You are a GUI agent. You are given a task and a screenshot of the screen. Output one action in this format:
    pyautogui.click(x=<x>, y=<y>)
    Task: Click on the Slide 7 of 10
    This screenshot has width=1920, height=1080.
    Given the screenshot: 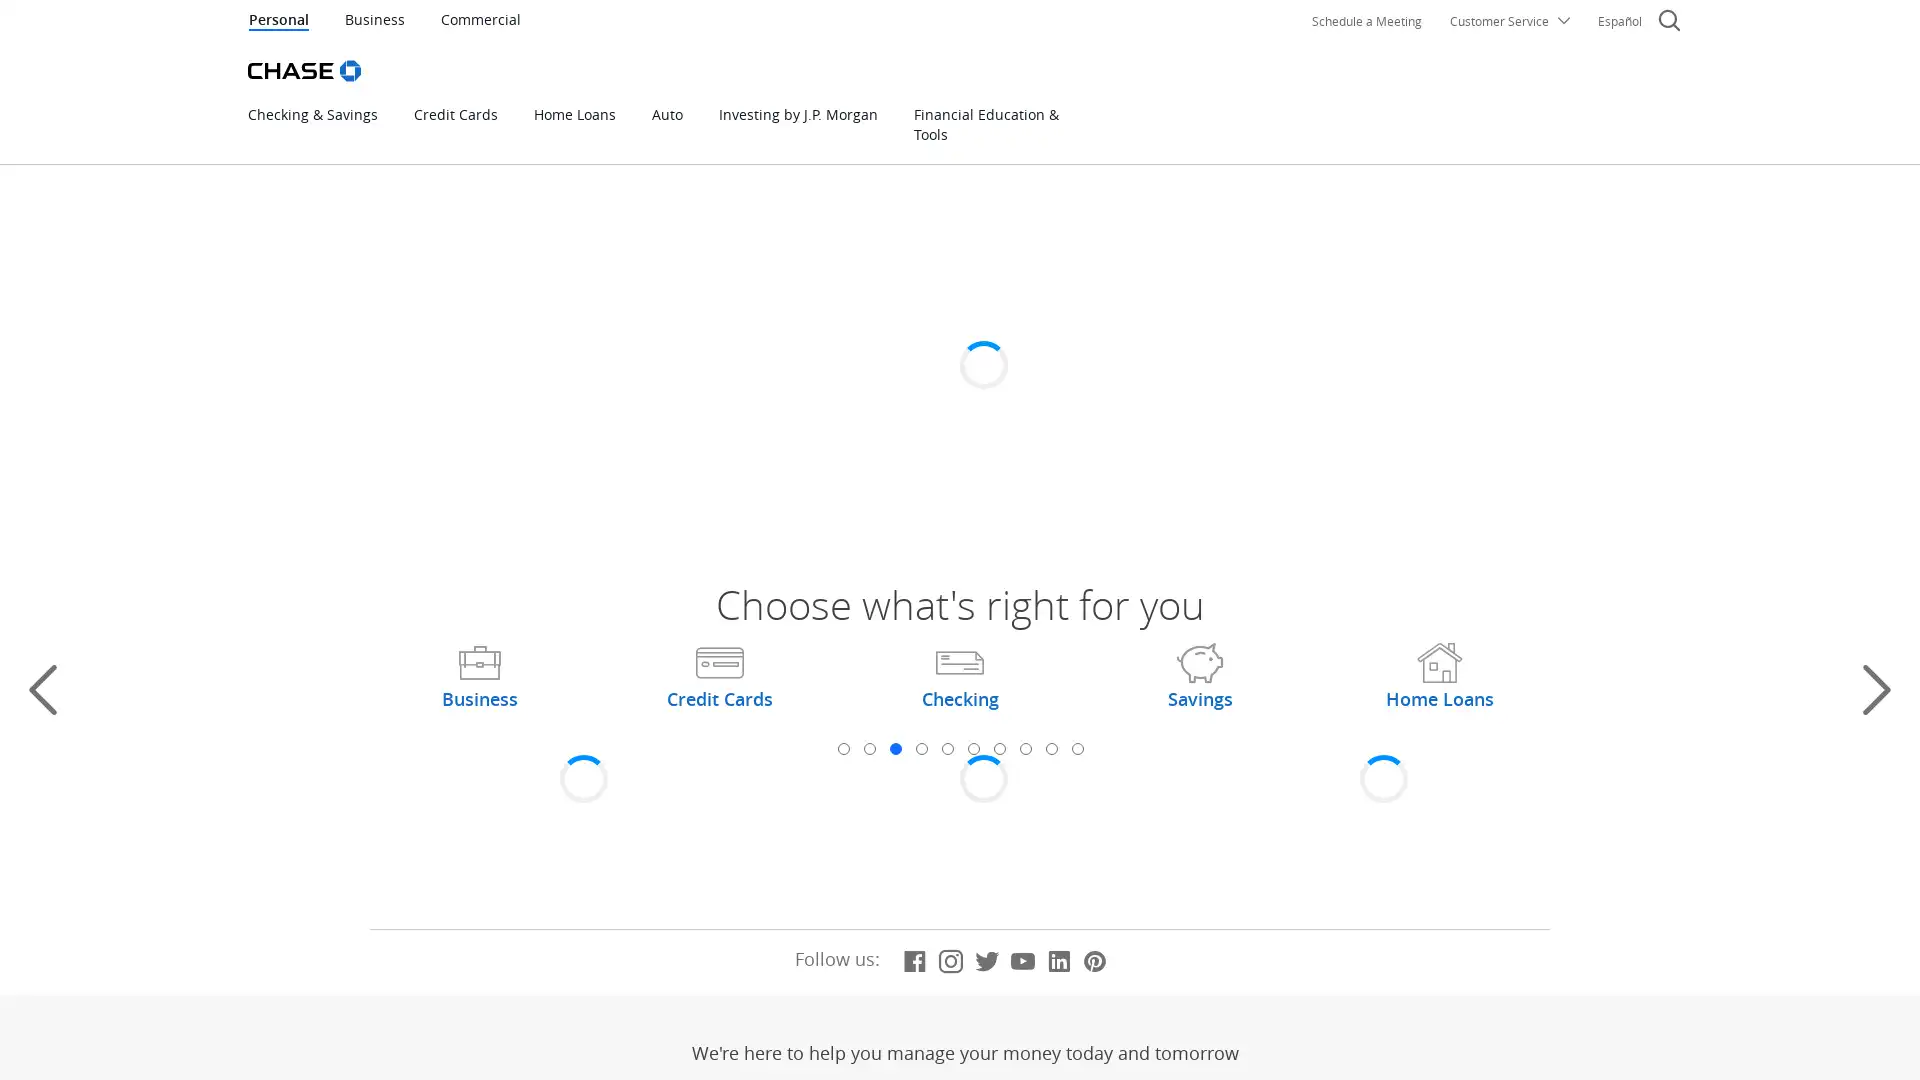 What is the action you would take?
    pyautogui.click(x=998, y=748)
    